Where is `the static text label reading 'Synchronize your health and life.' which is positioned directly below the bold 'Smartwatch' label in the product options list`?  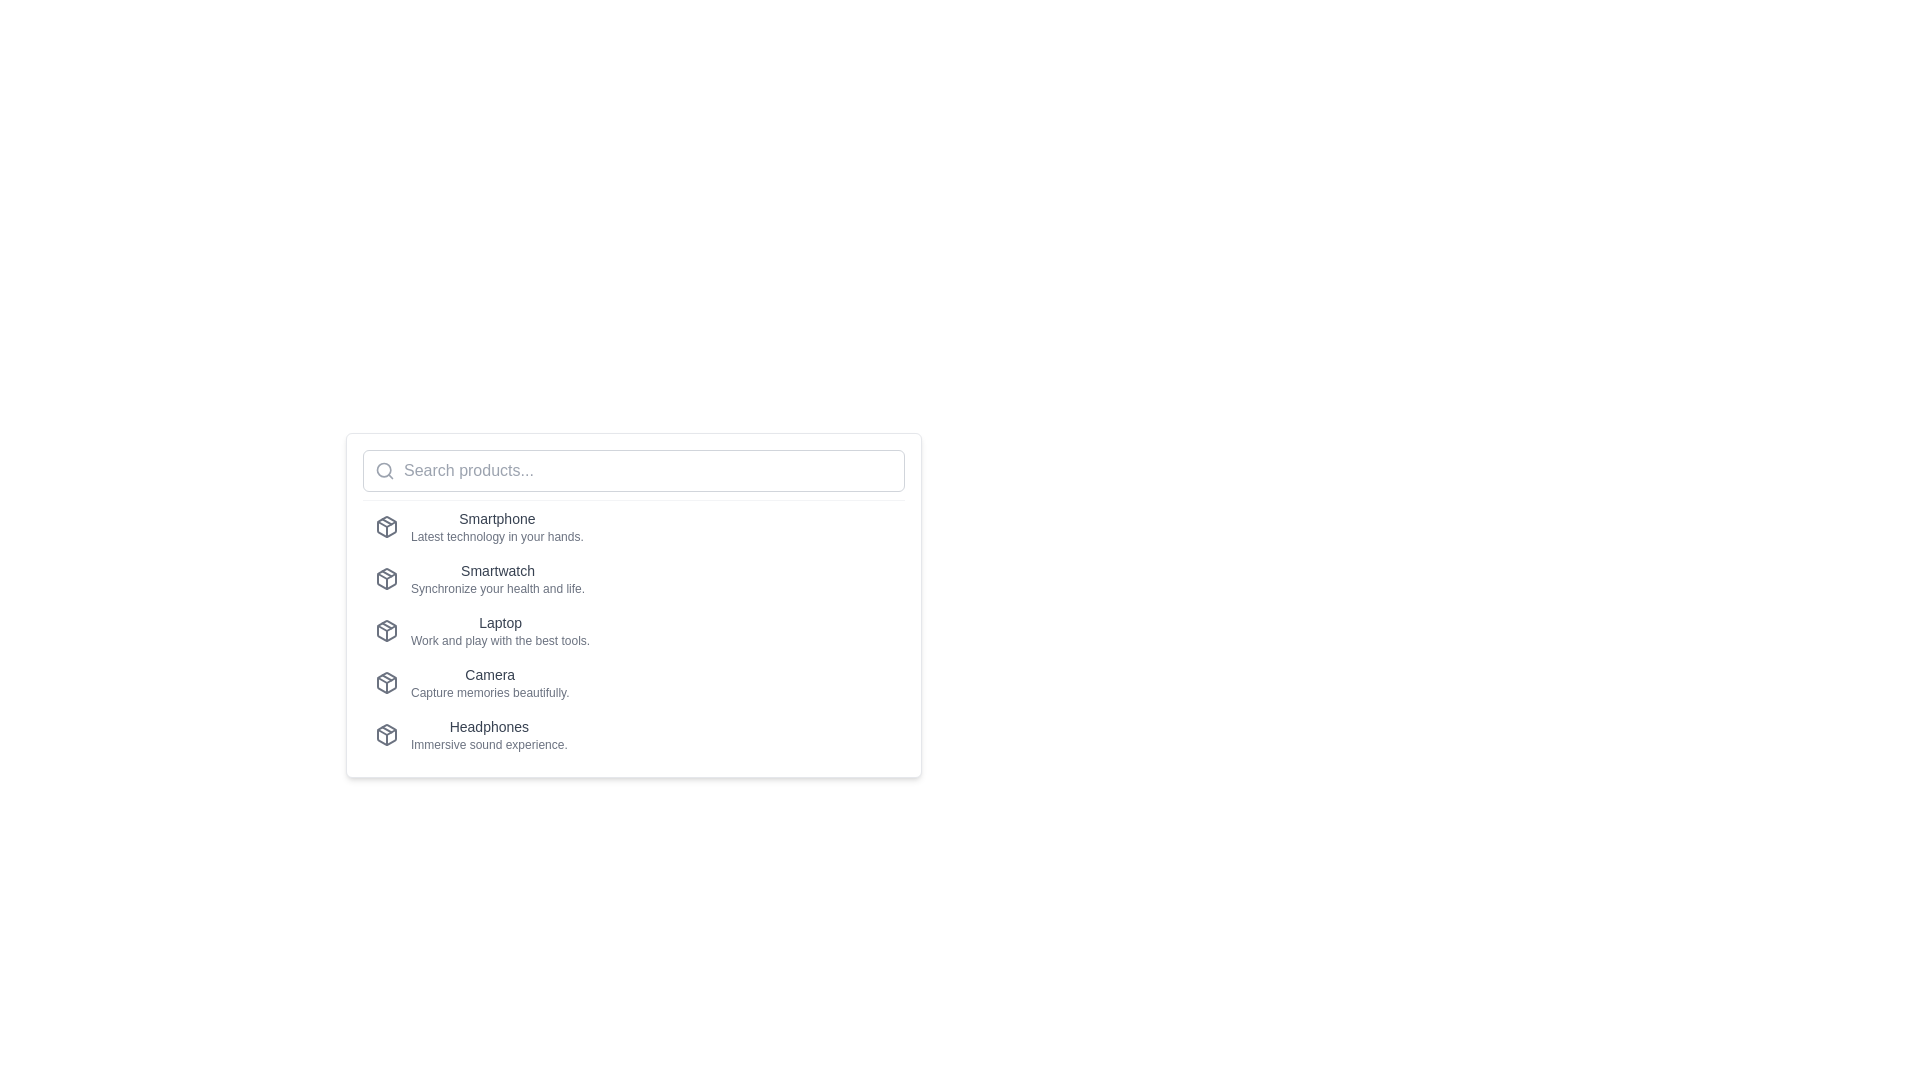 the static text label reading 'Synchronize your health and life.' which is positioned directly below the bold 'Smartwatch' label in the product options list is located at coordinates (498, 588).